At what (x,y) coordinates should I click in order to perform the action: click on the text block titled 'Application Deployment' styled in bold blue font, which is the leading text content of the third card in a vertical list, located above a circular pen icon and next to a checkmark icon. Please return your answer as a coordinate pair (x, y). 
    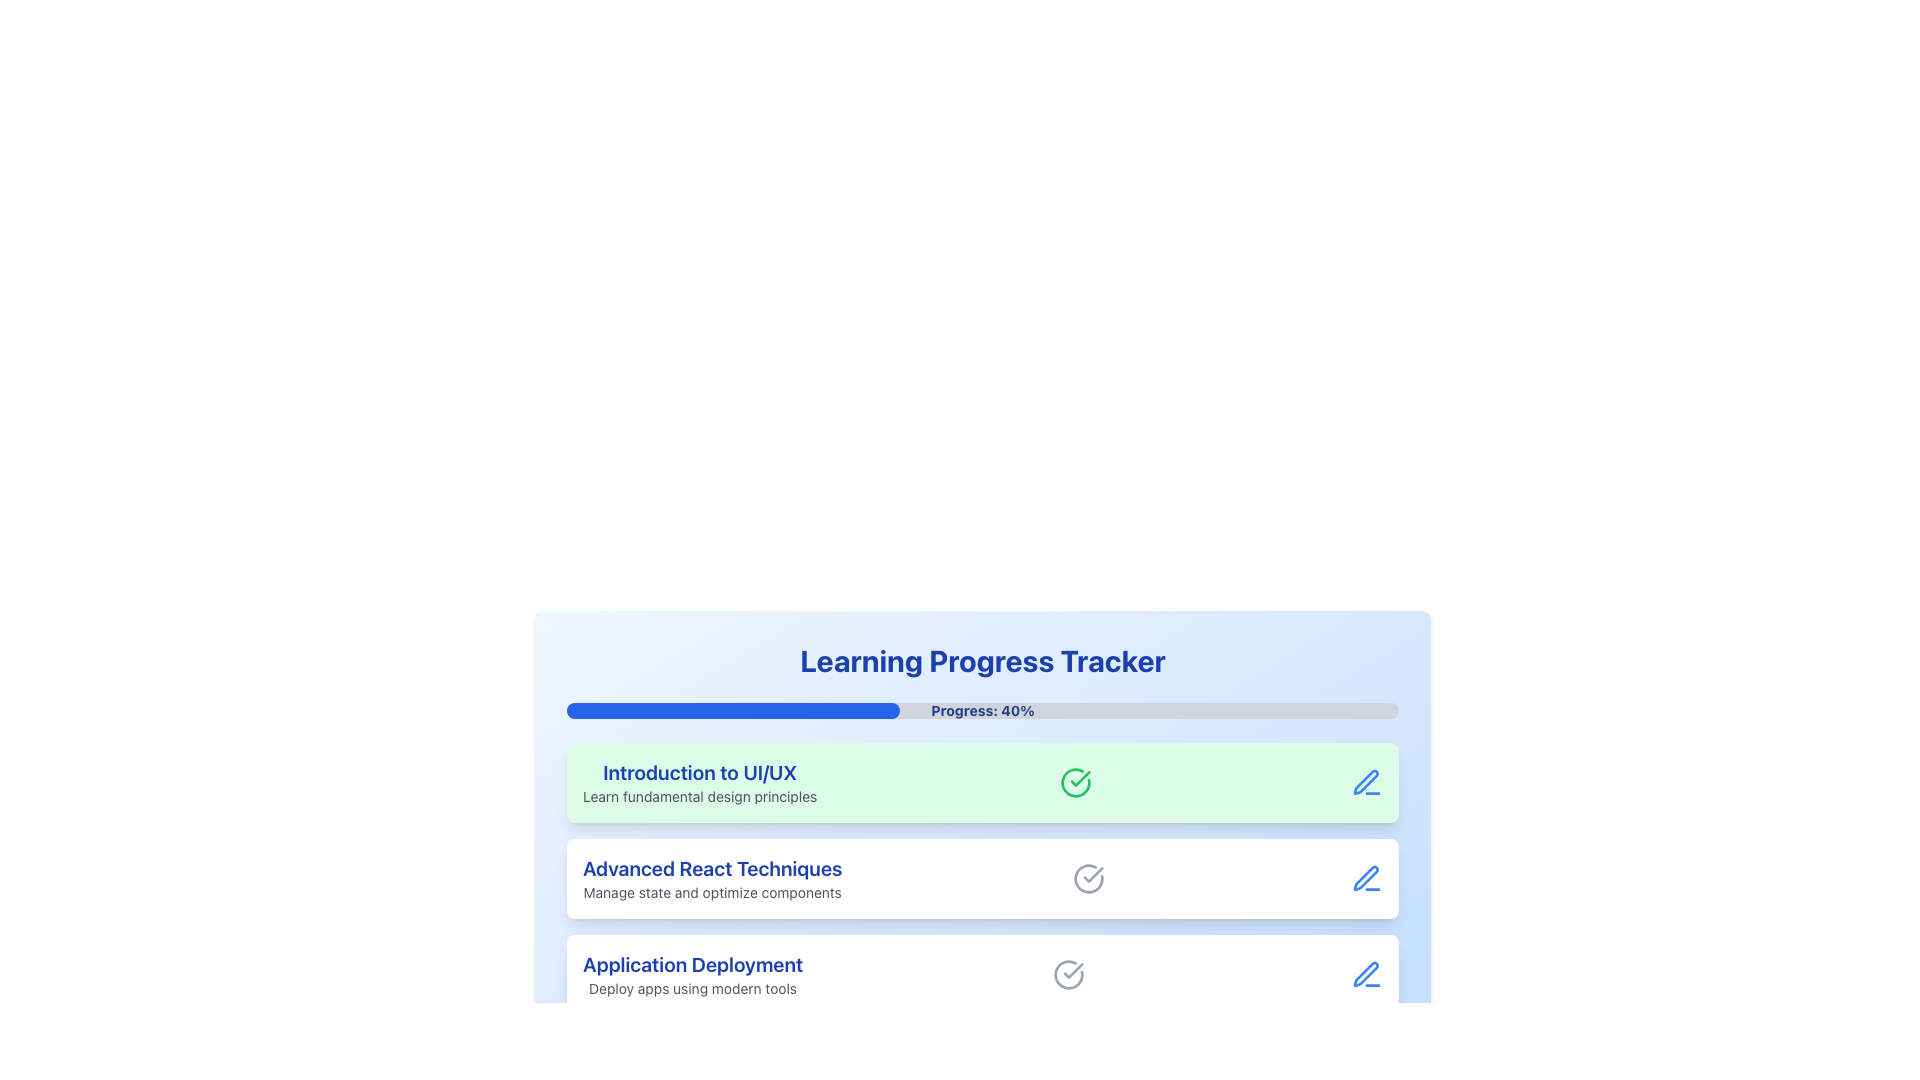
    Looking at the image, I should click on (693, 974).